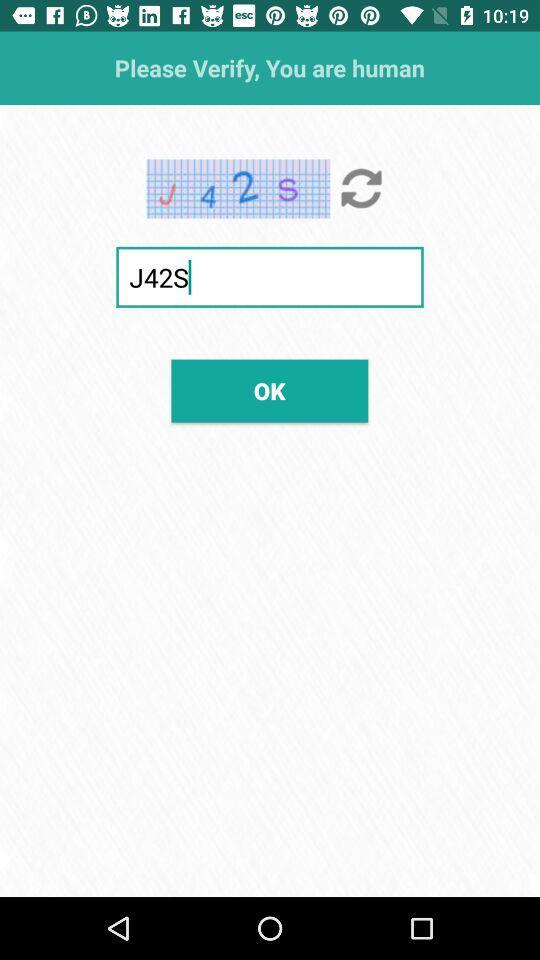 The height and width of the screenshot is (960, 540). What do you see at coordinates (270, 276) in the screenshot?
I see `the j42s` at bounding box center [270, 276].